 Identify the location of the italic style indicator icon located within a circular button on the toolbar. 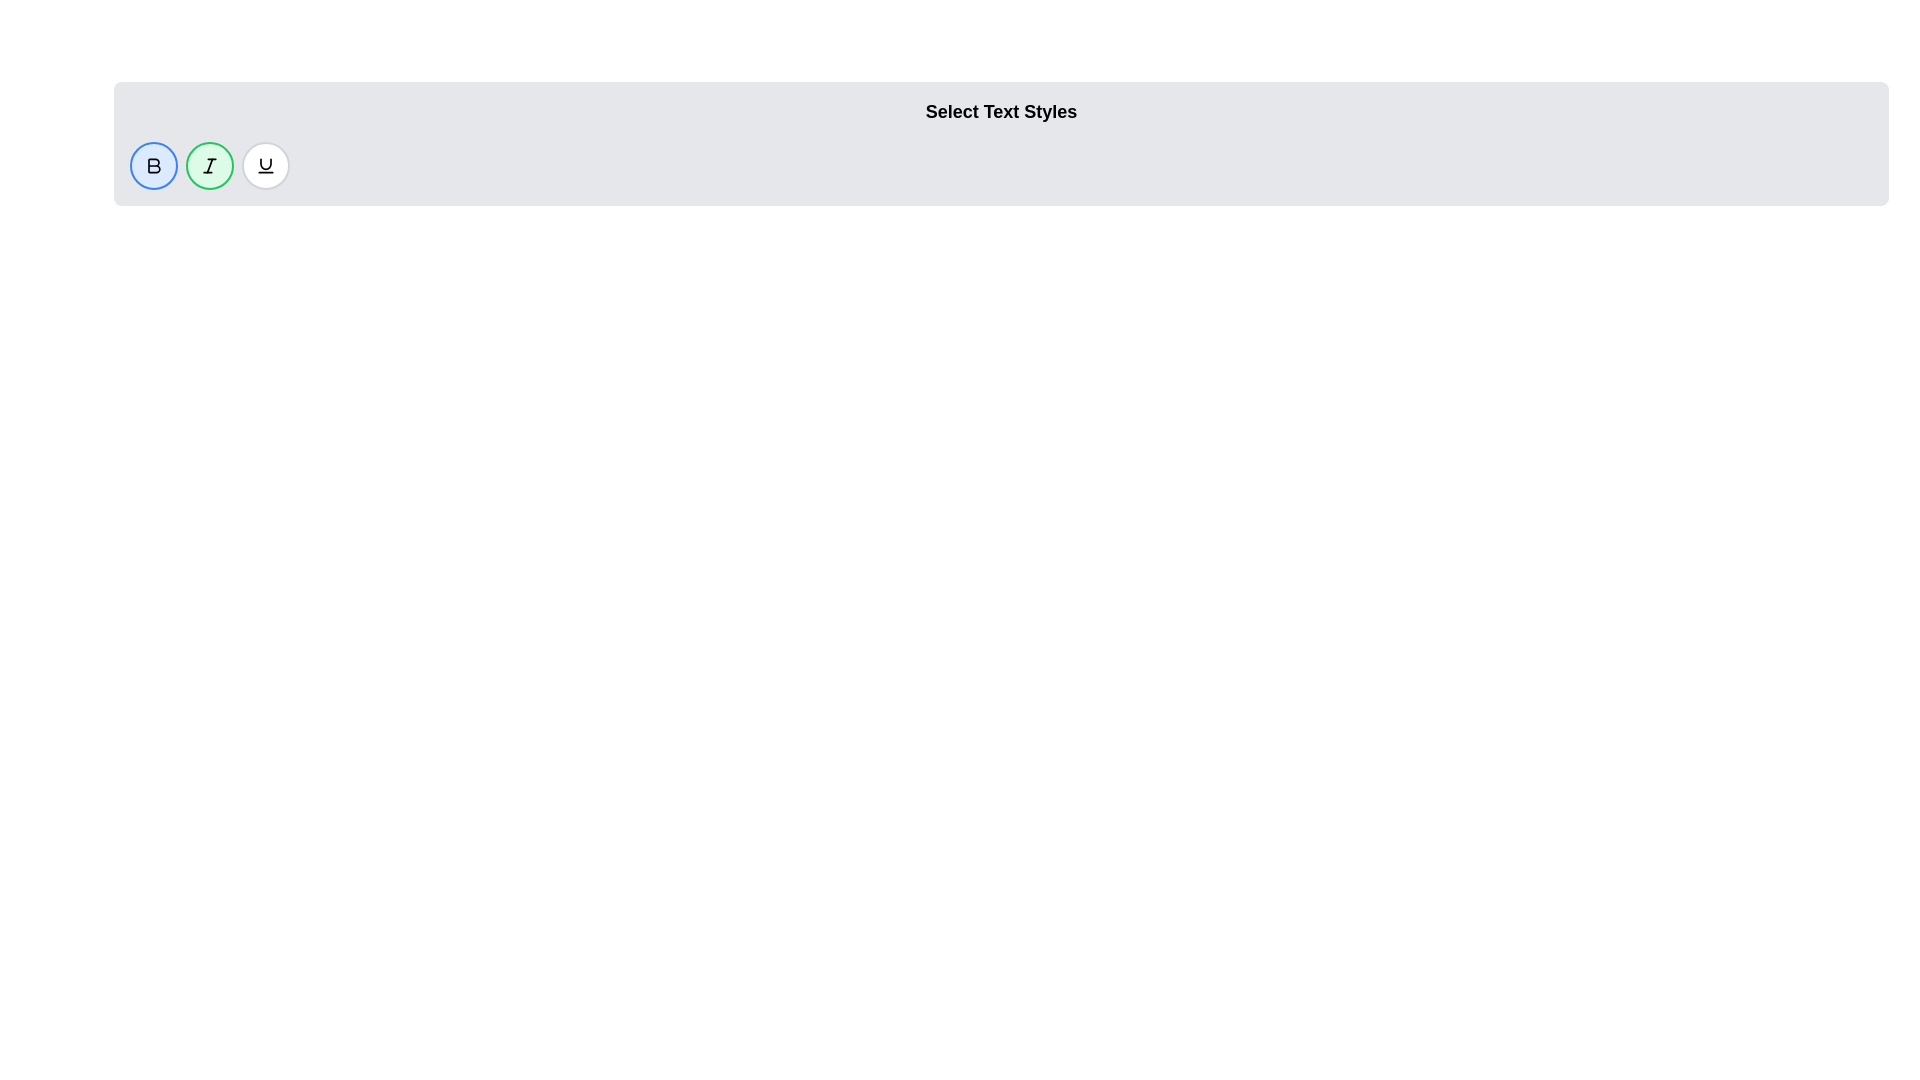
(210, 164).